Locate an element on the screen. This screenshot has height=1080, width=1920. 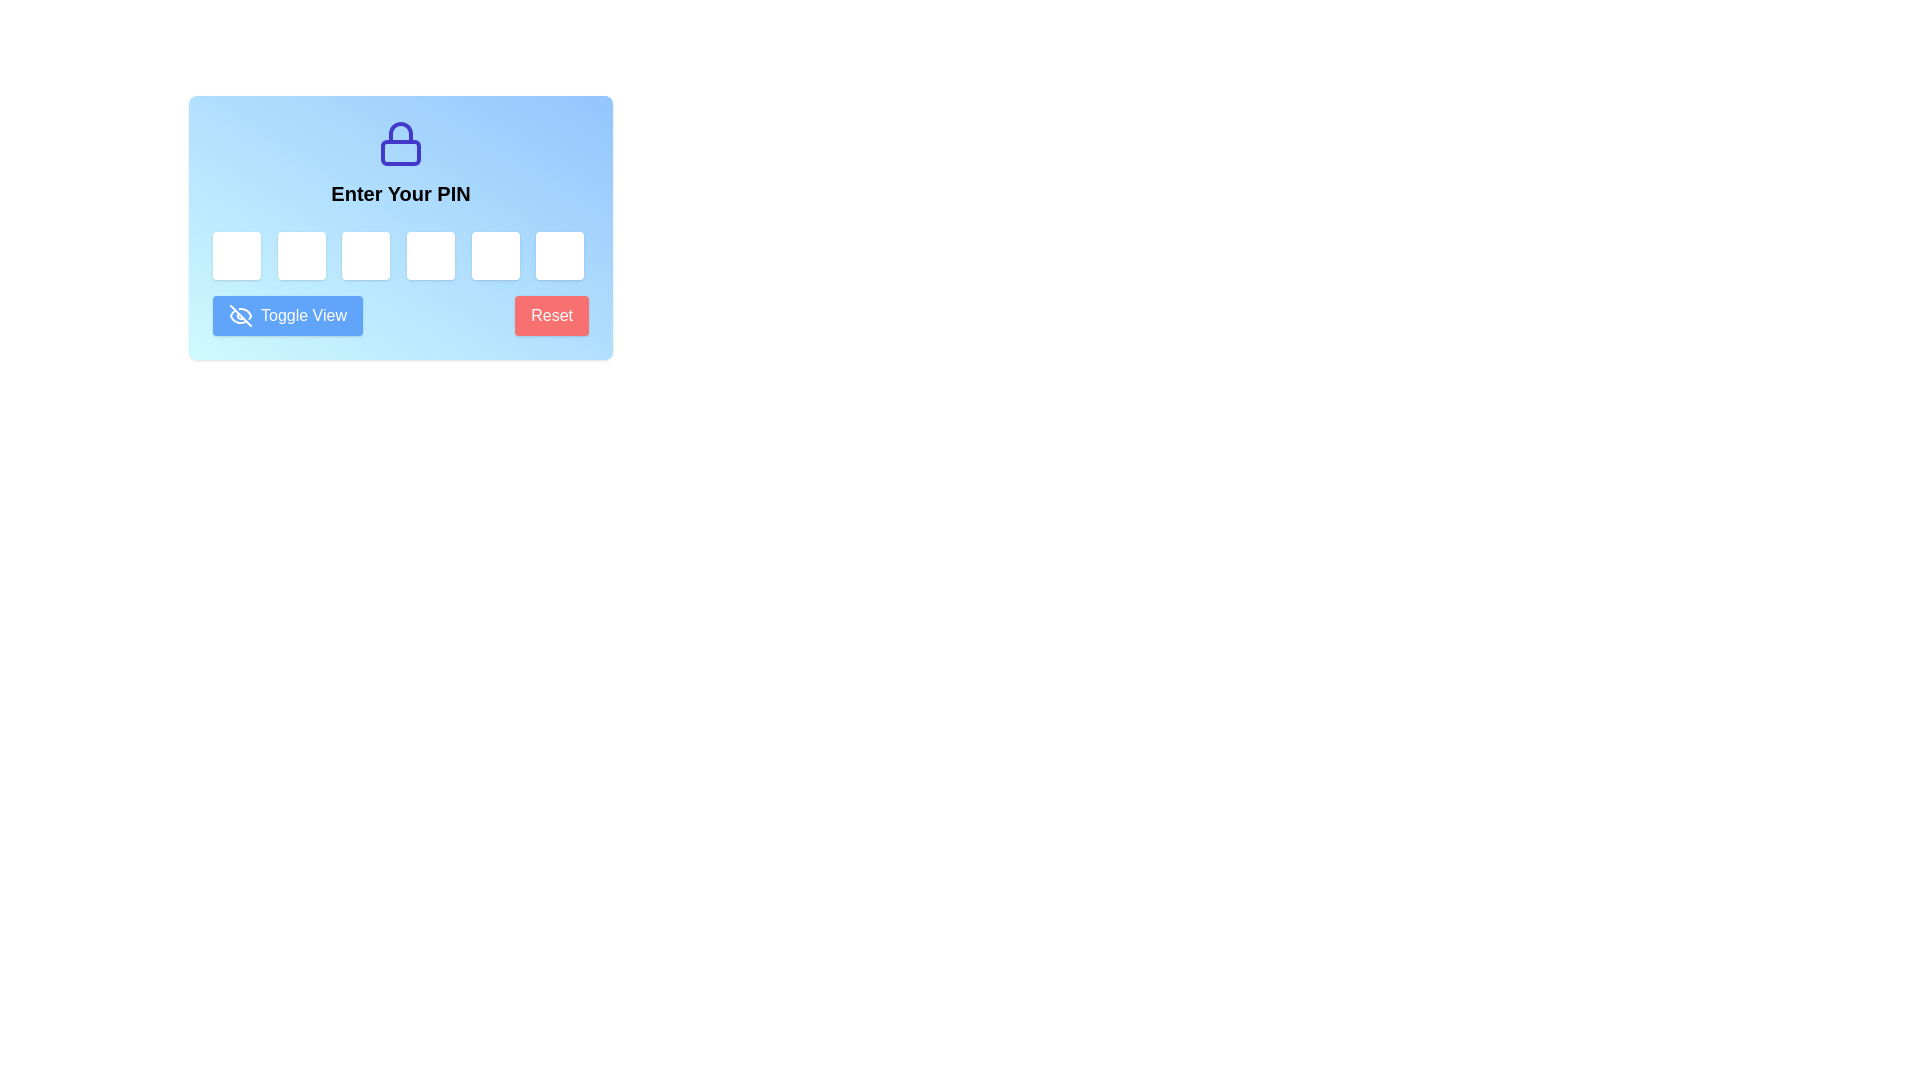
the 'Toggle View' button with a blue background and an eye icon to trigger hover effects is located at coordinates (287, 315).